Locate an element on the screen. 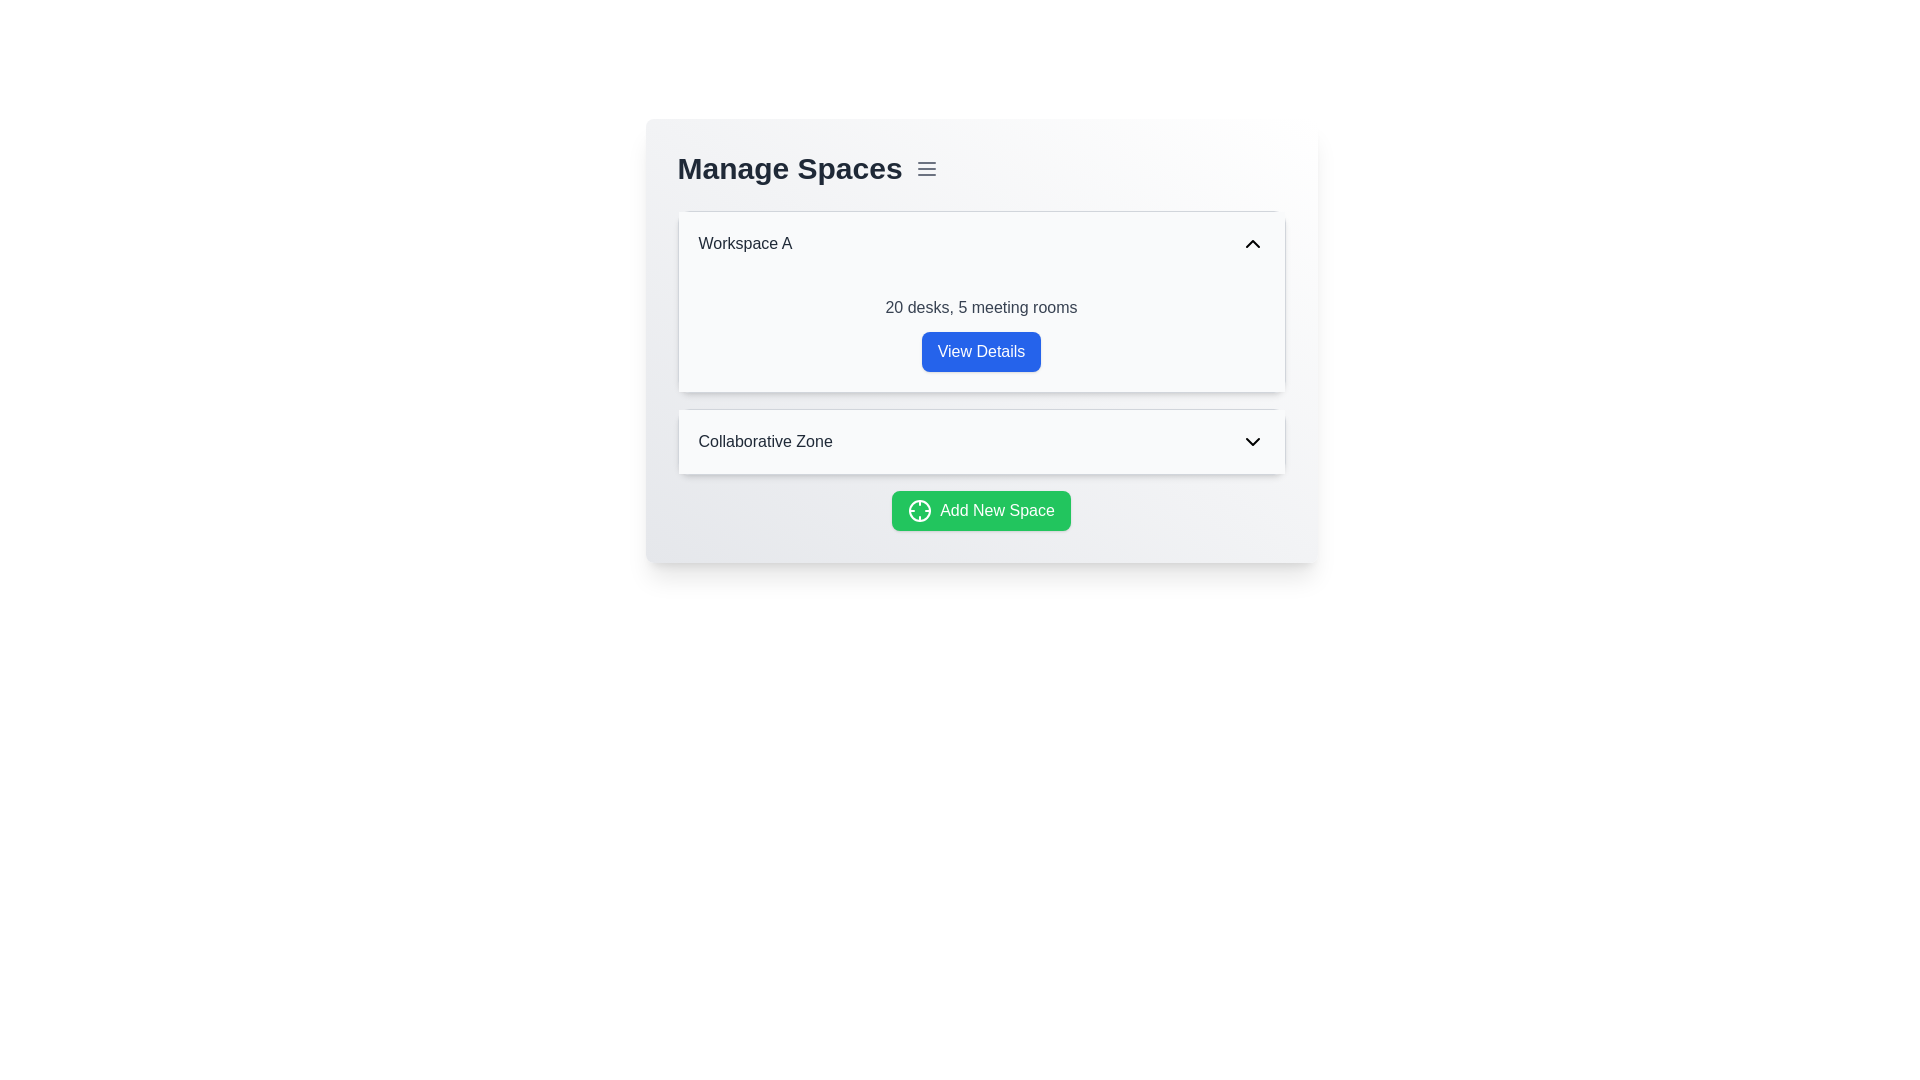 This screenshot has height=1080, width=1920. the Info panel with action button containing '20 desks, 5 meeting rooms' and the 'View Details' button located beneath the header of 'Workspace A' is located at coordinates (981, 333).